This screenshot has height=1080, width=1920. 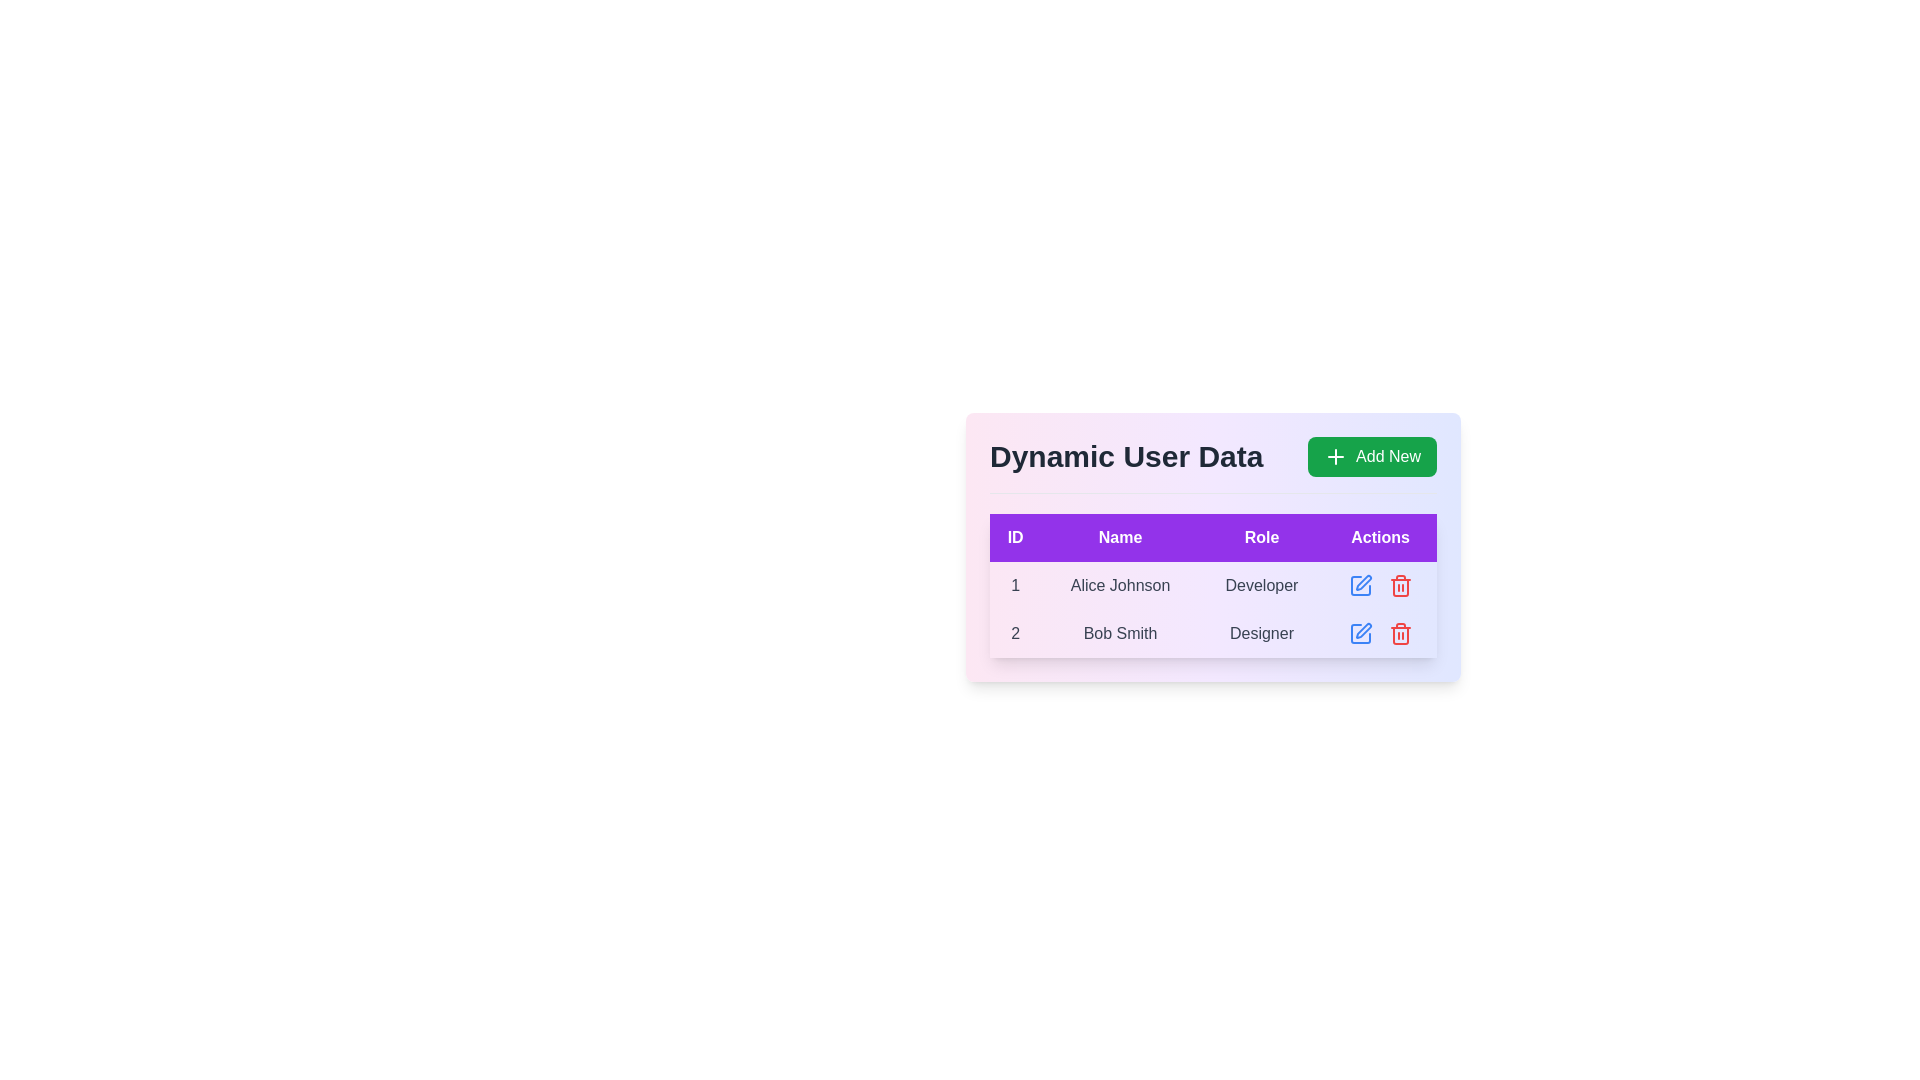 I want to click on the first row of the data table displaying details for 'Alice Johnson', including her ID '1' and title 'Developer', so click(x=1212, y=585).